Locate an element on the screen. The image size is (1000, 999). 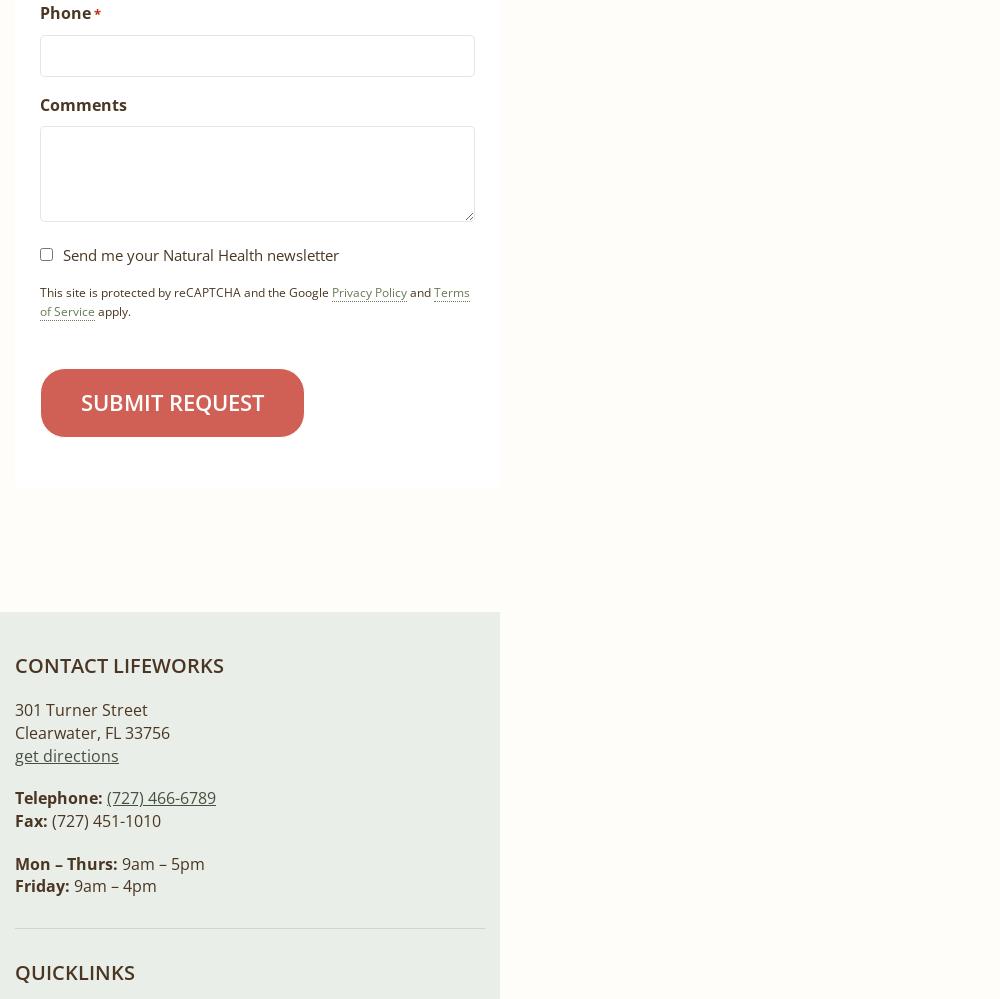
'Fax:' is located at coordinates (31, 820).